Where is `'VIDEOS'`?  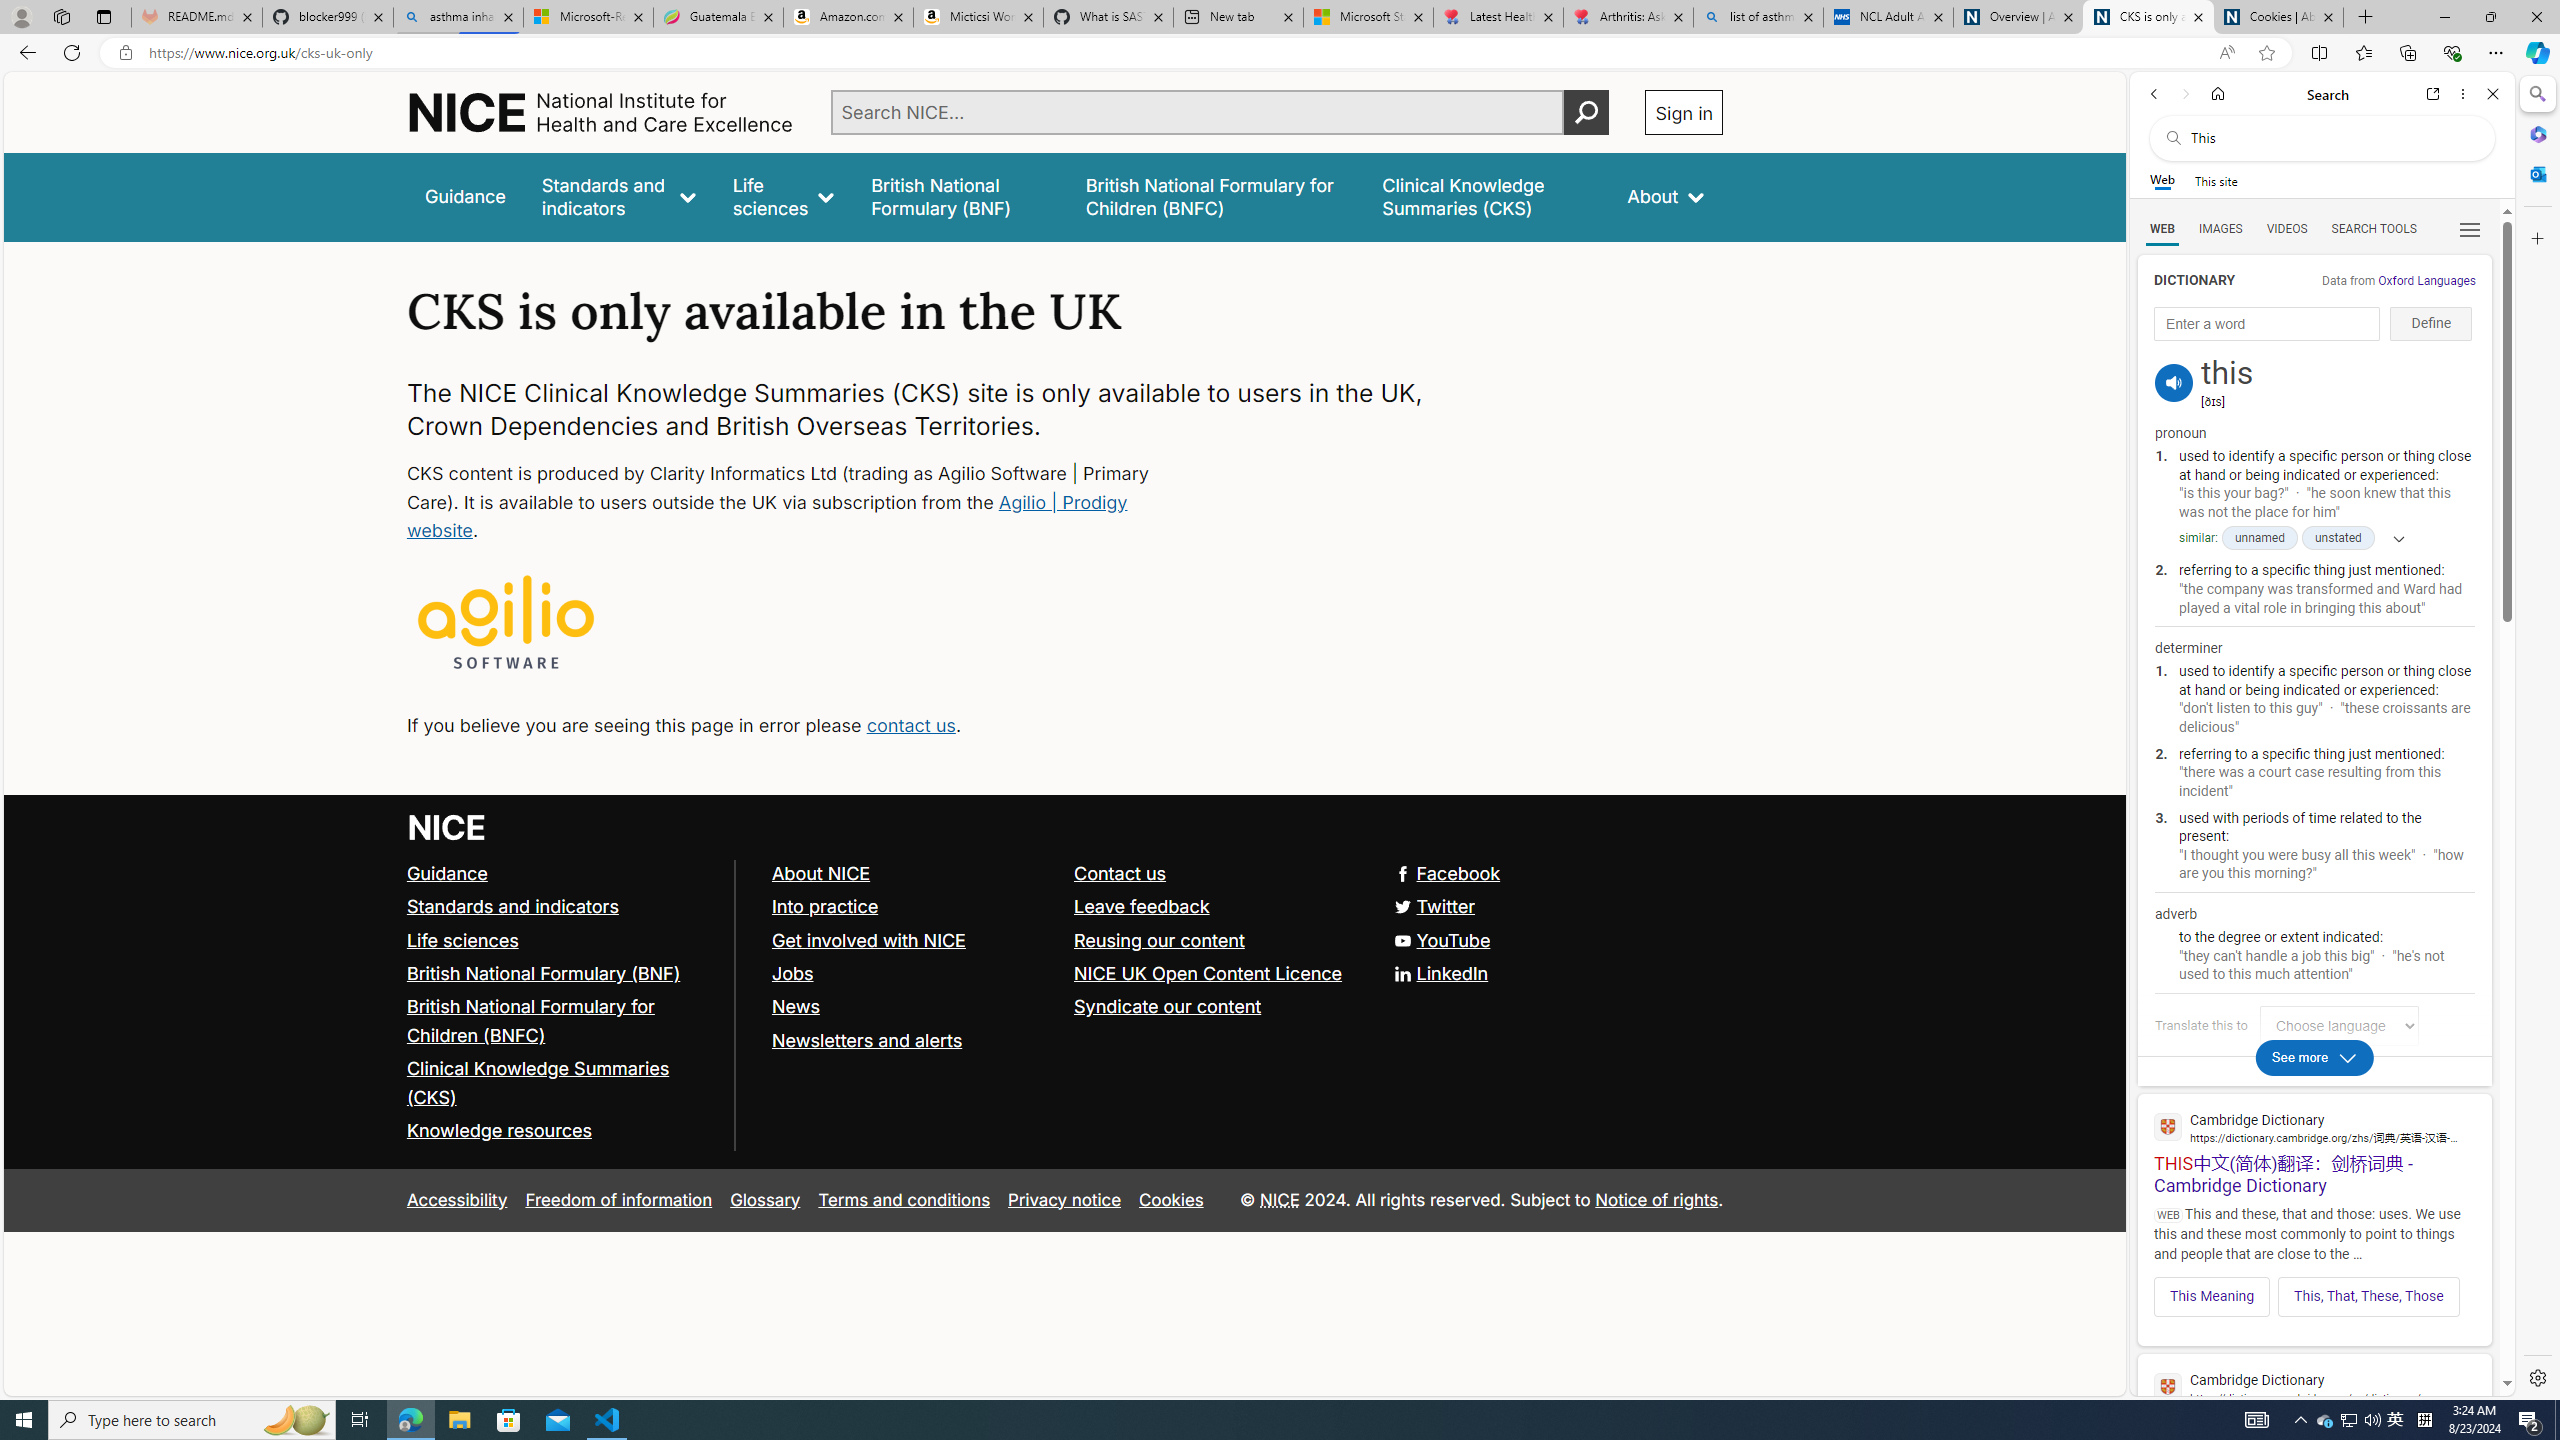 'VIDEOS' is located at coordinates (2286, 229).